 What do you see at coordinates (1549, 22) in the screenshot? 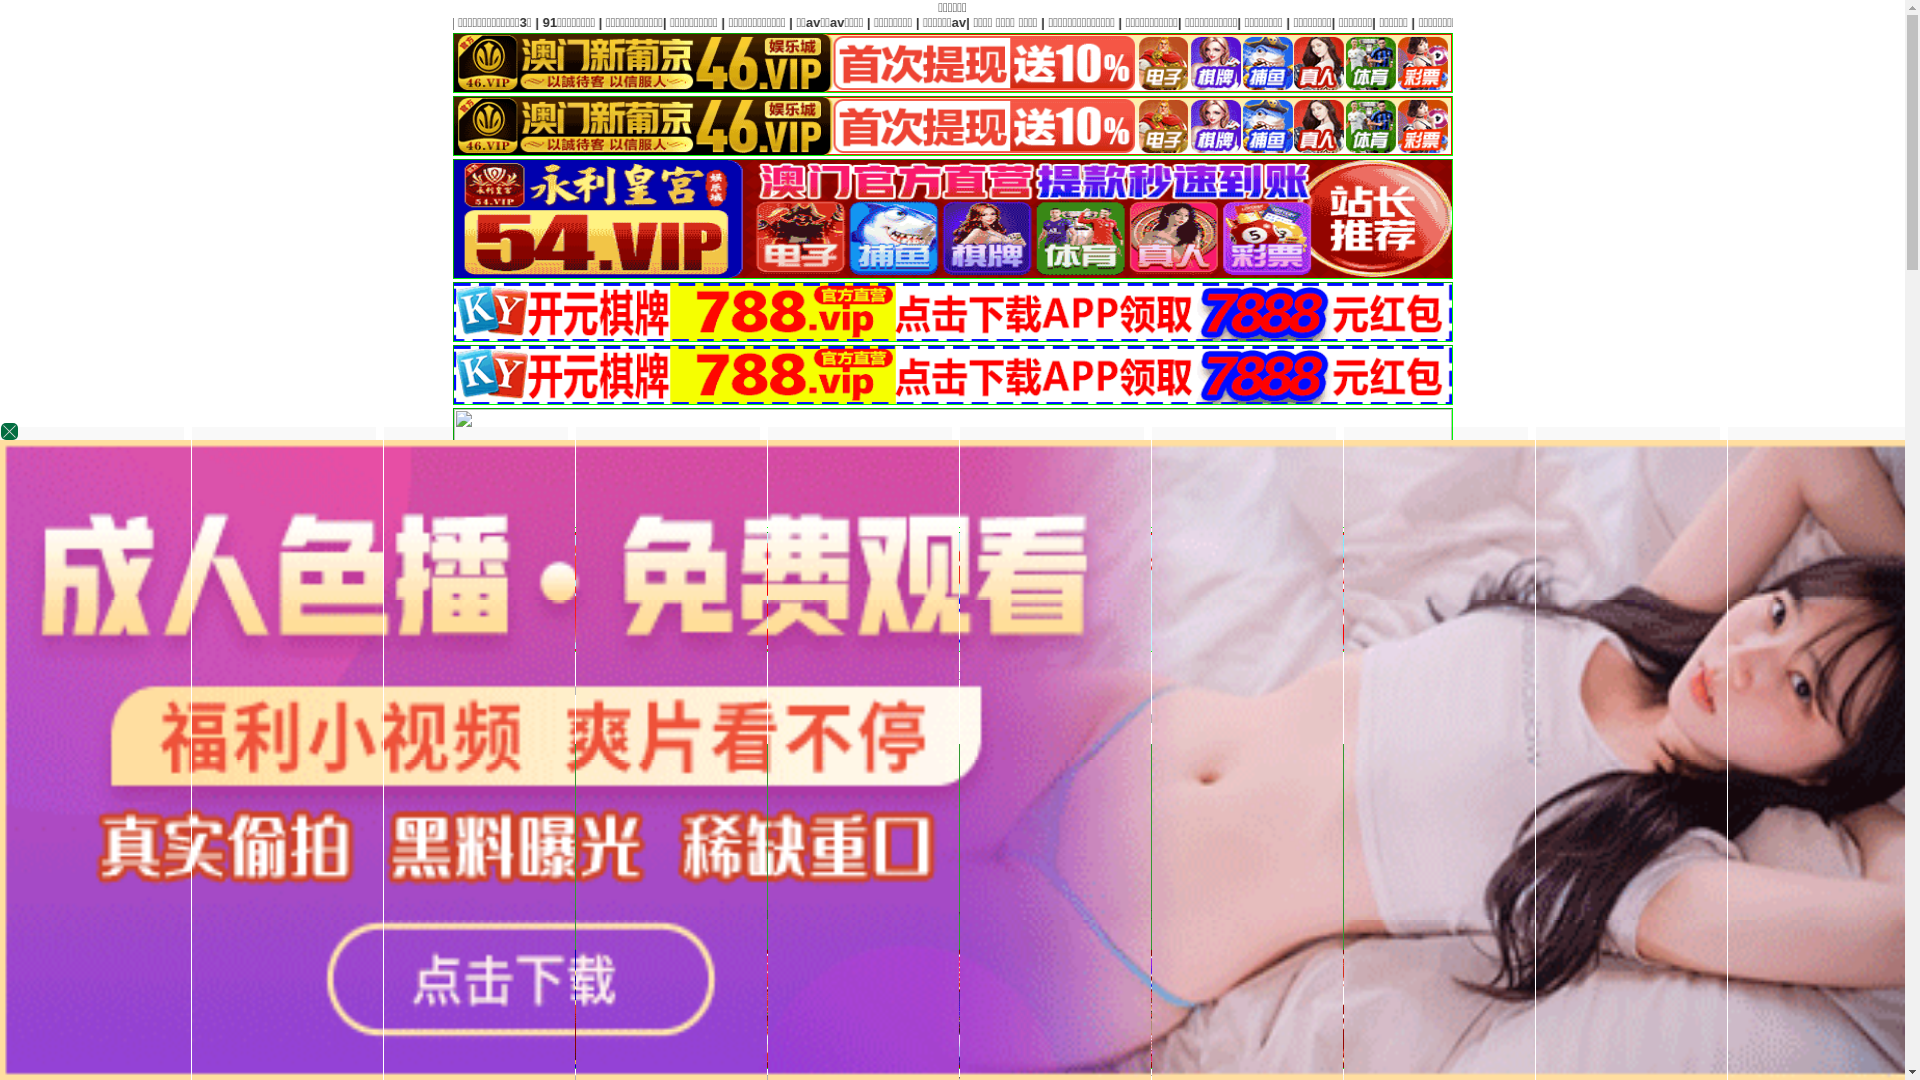
I see `'|'` at bounding box center [1549, 22].